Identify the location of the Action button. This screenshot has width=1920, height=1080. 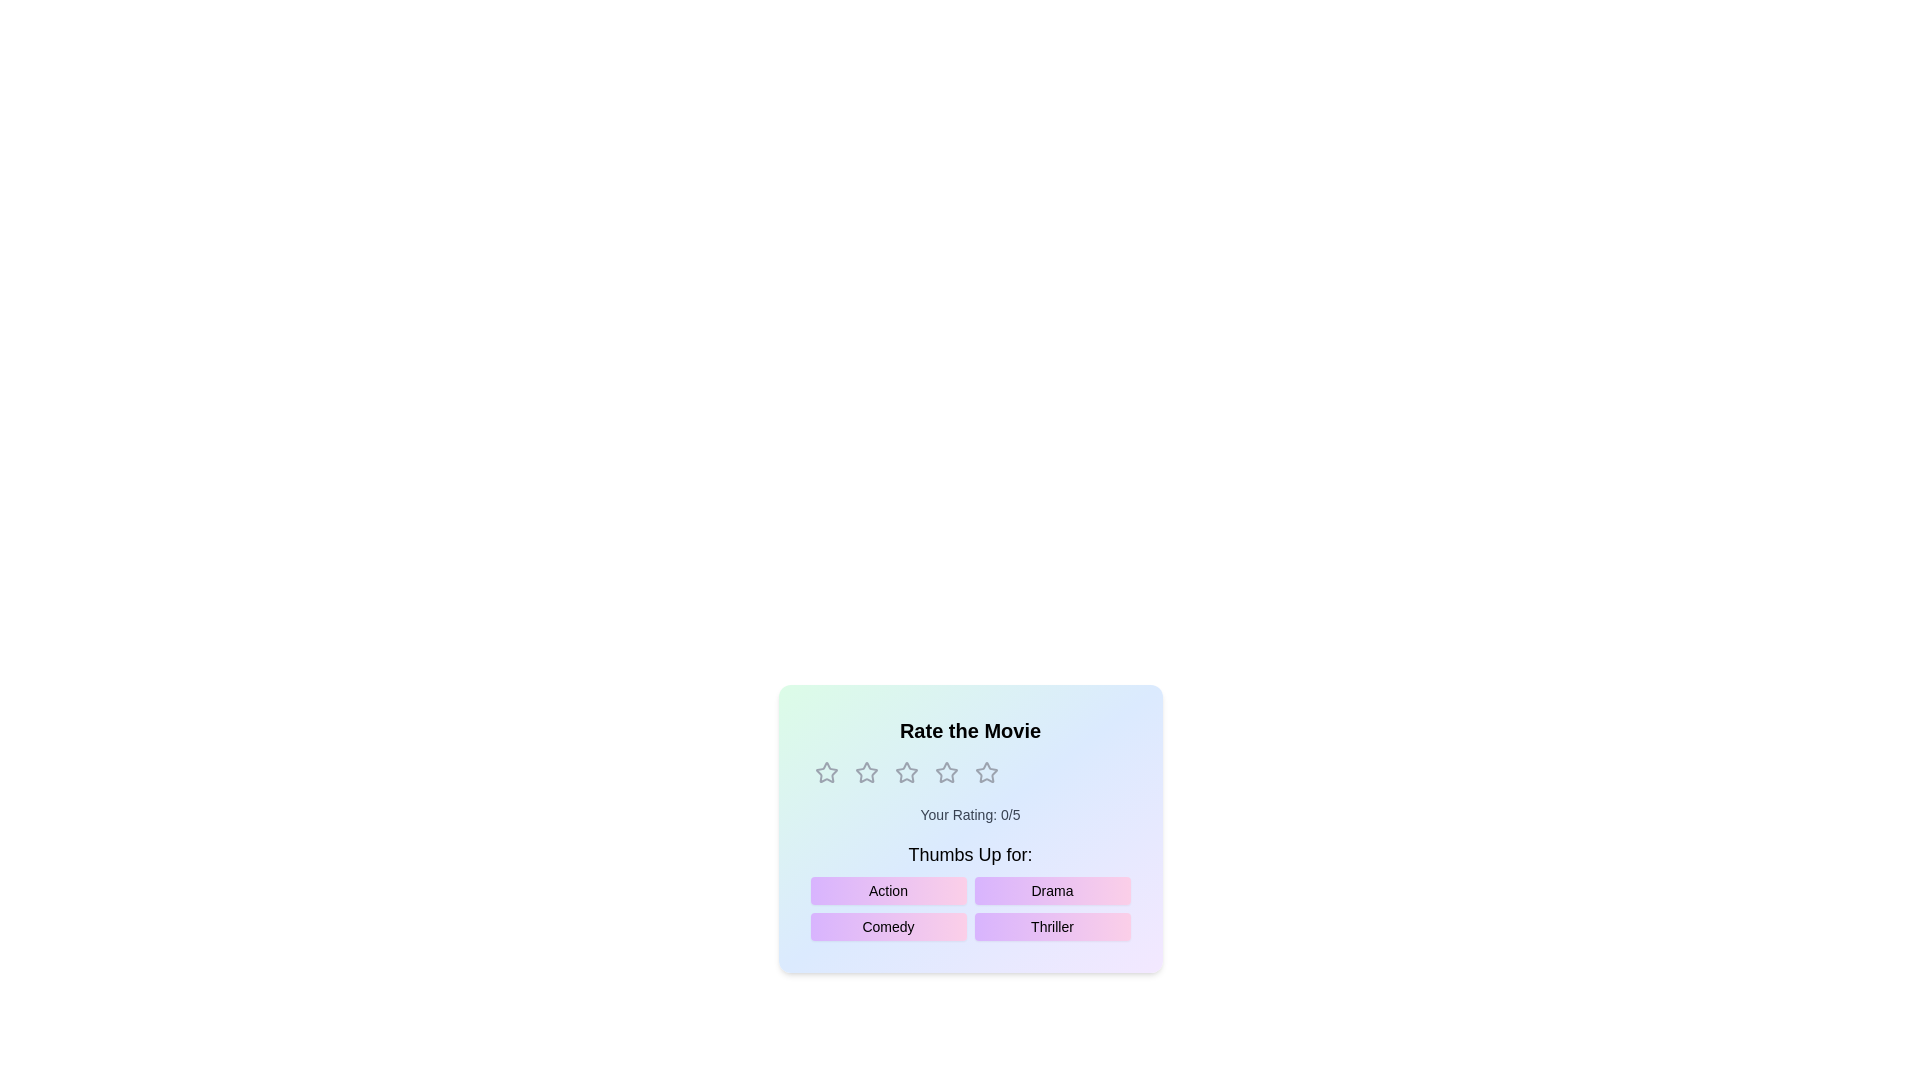
(887, 890).